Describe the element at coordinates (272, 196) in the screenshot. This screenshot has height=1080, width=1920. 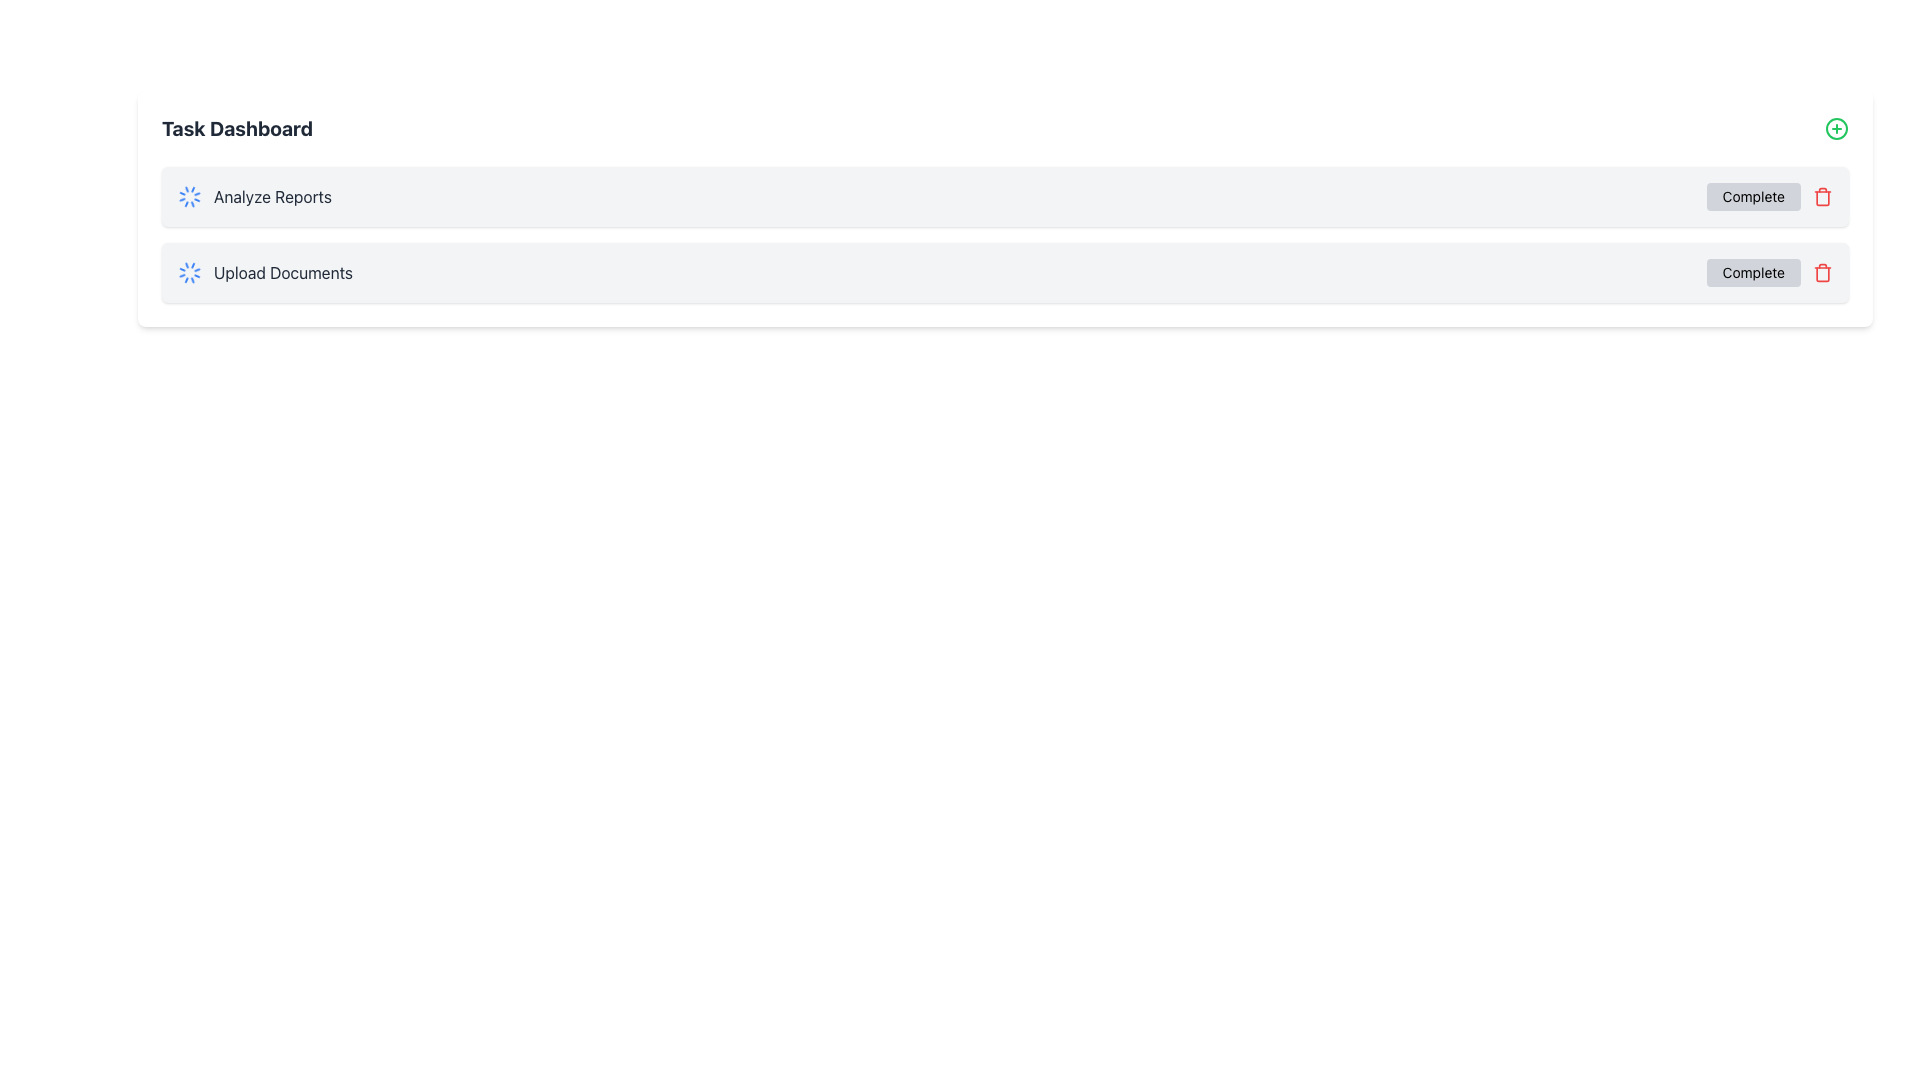
I see `the text label in the Task Dashboard section` at that location.